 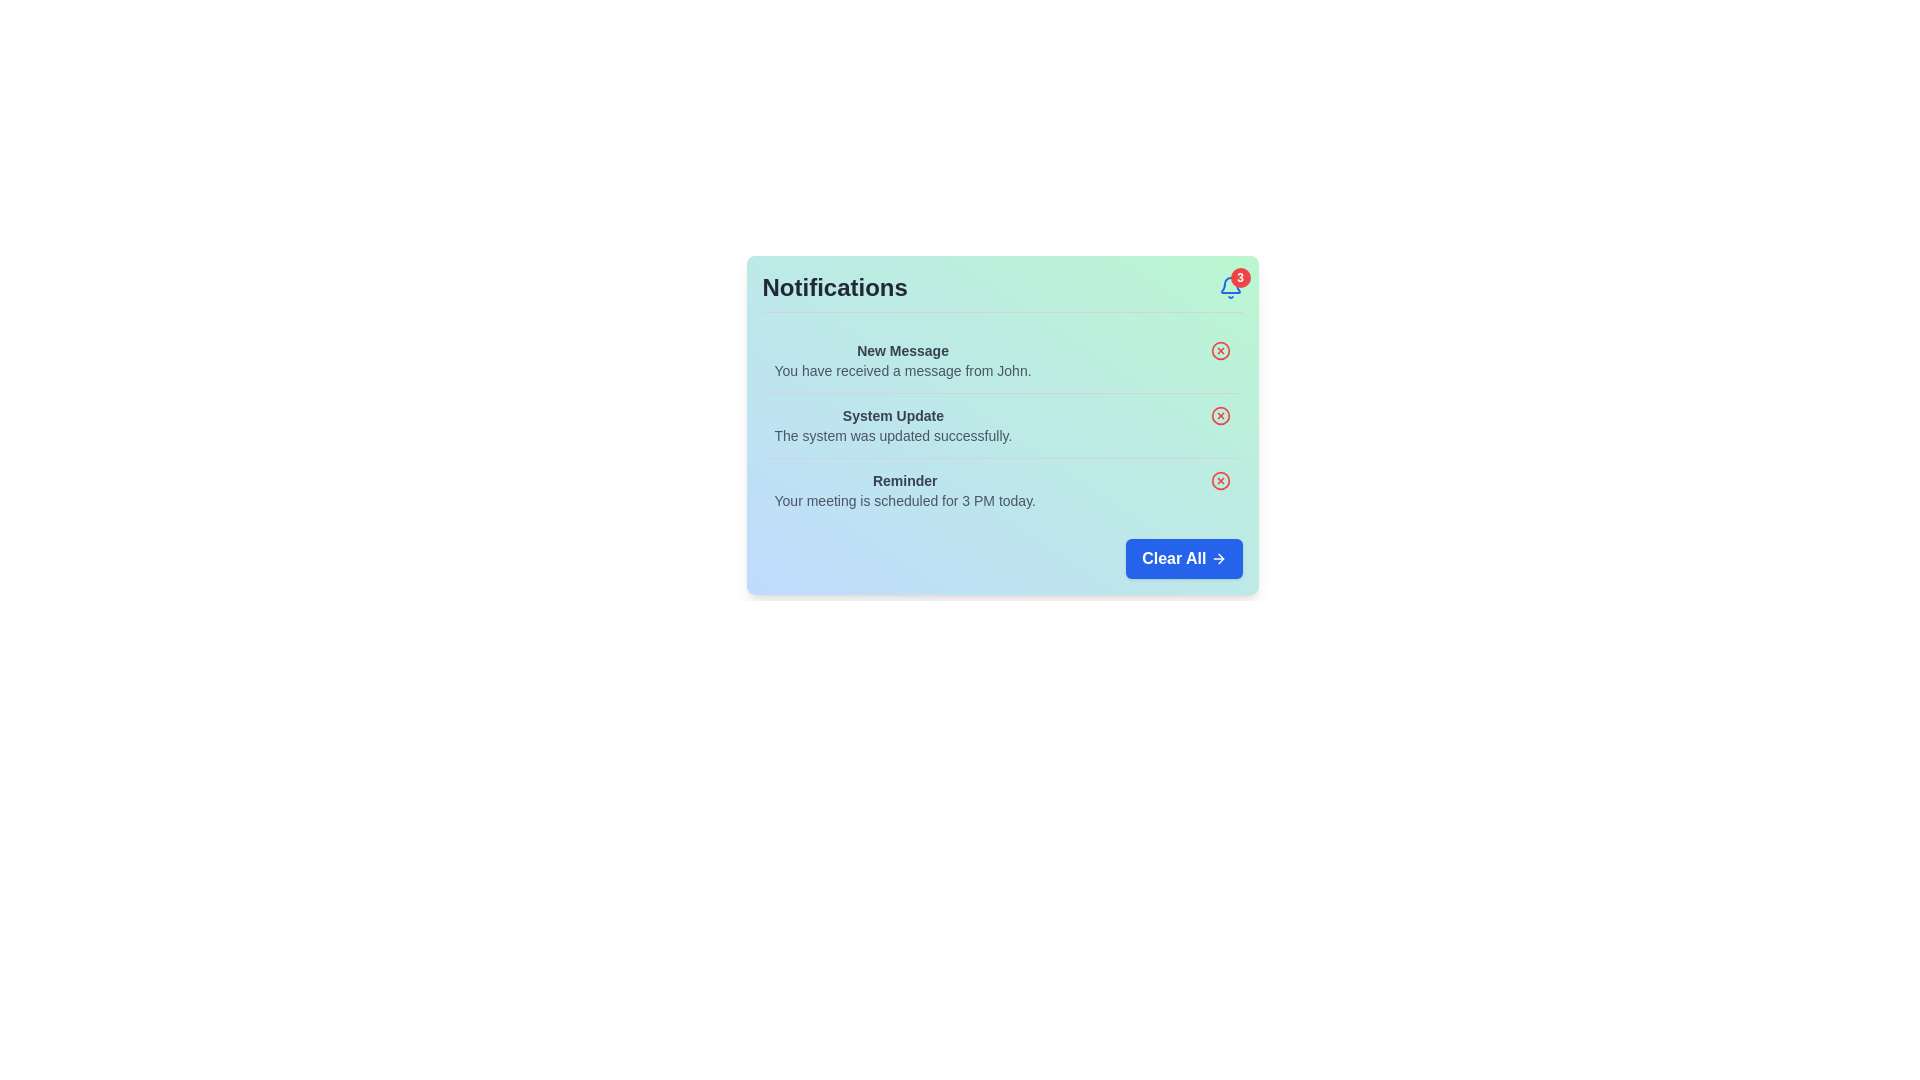 I want to click on gray-colored text stating 'You have received a message from John.' located within the notification card titled 'New Message', so click(x=901, y=370).